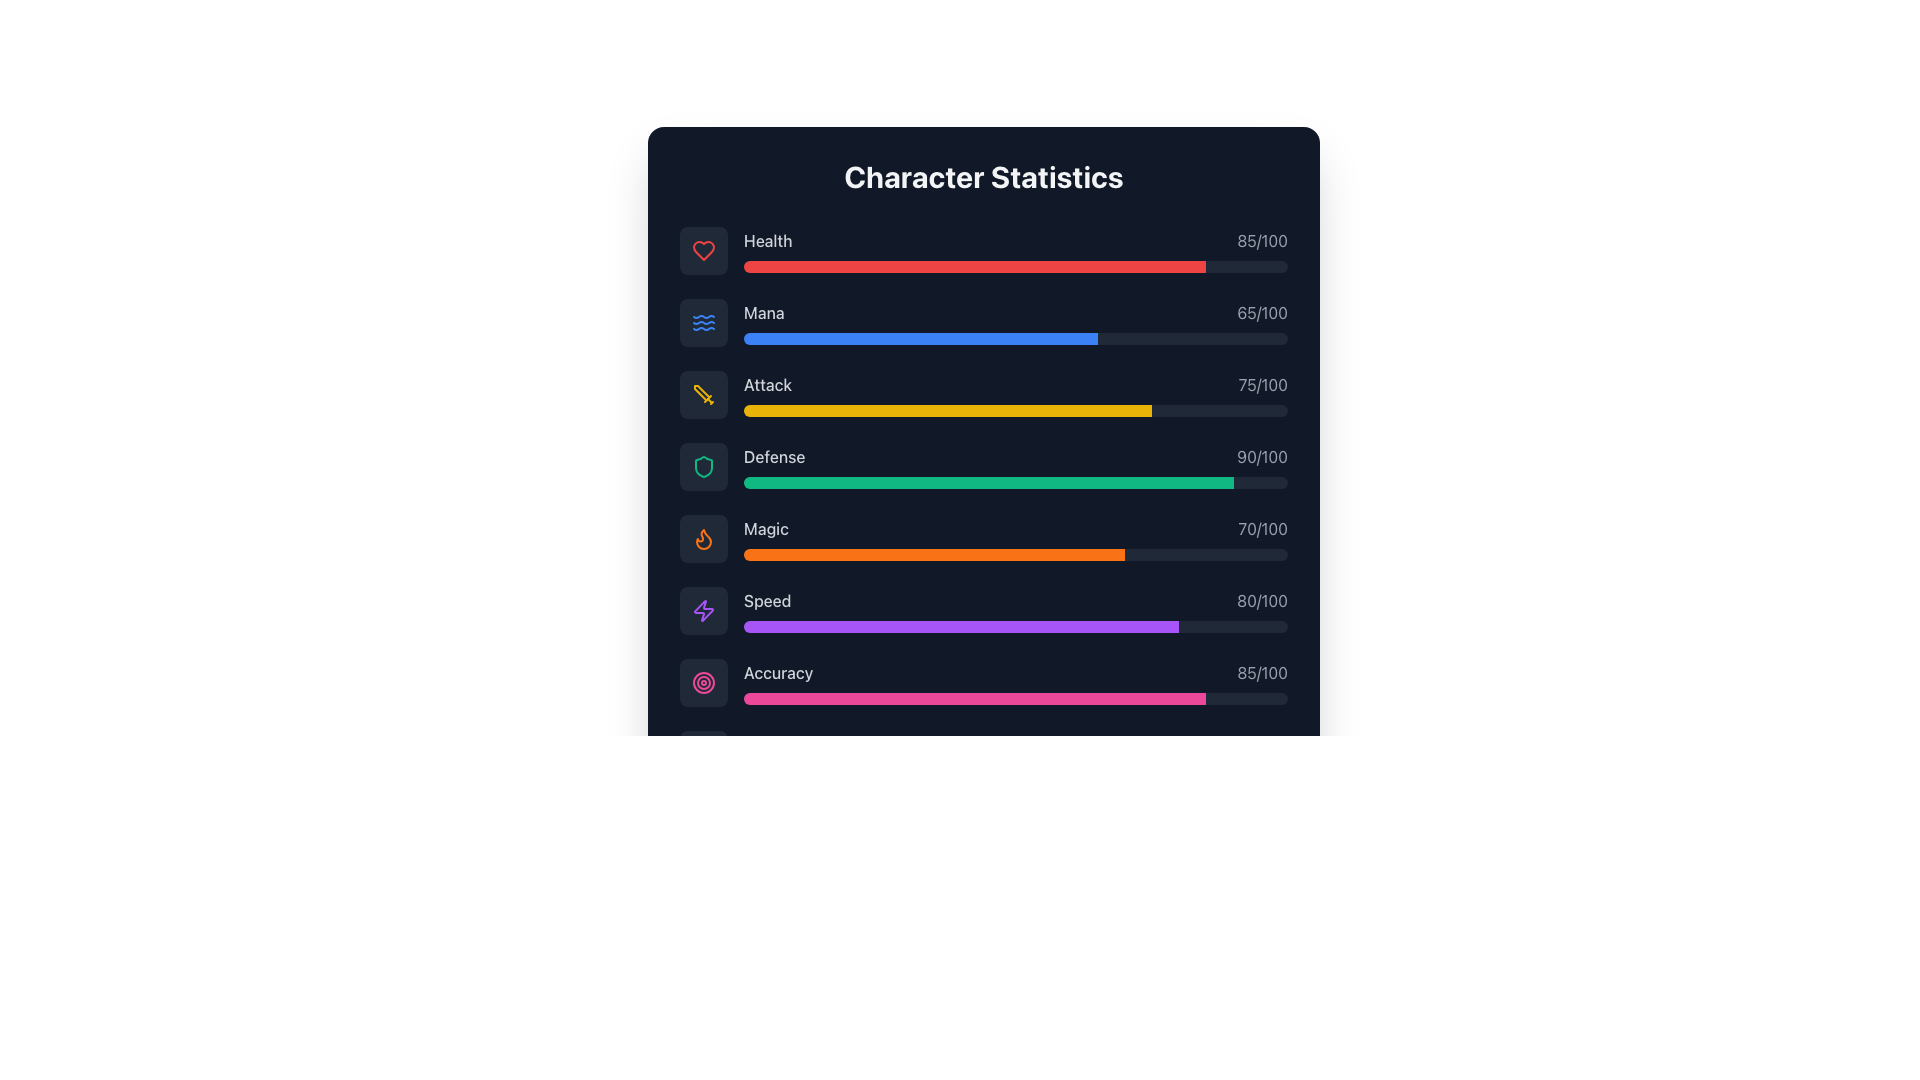  What do you see at coordinates (983, 466) in the screenshot?
I see `the 'Defense' progress bar, which visually represents the character's defense statistic and is positioned between the 'Attack' and 'Magic' attributes in the 'Character Statistics' section` at bounding box center [983, 466].